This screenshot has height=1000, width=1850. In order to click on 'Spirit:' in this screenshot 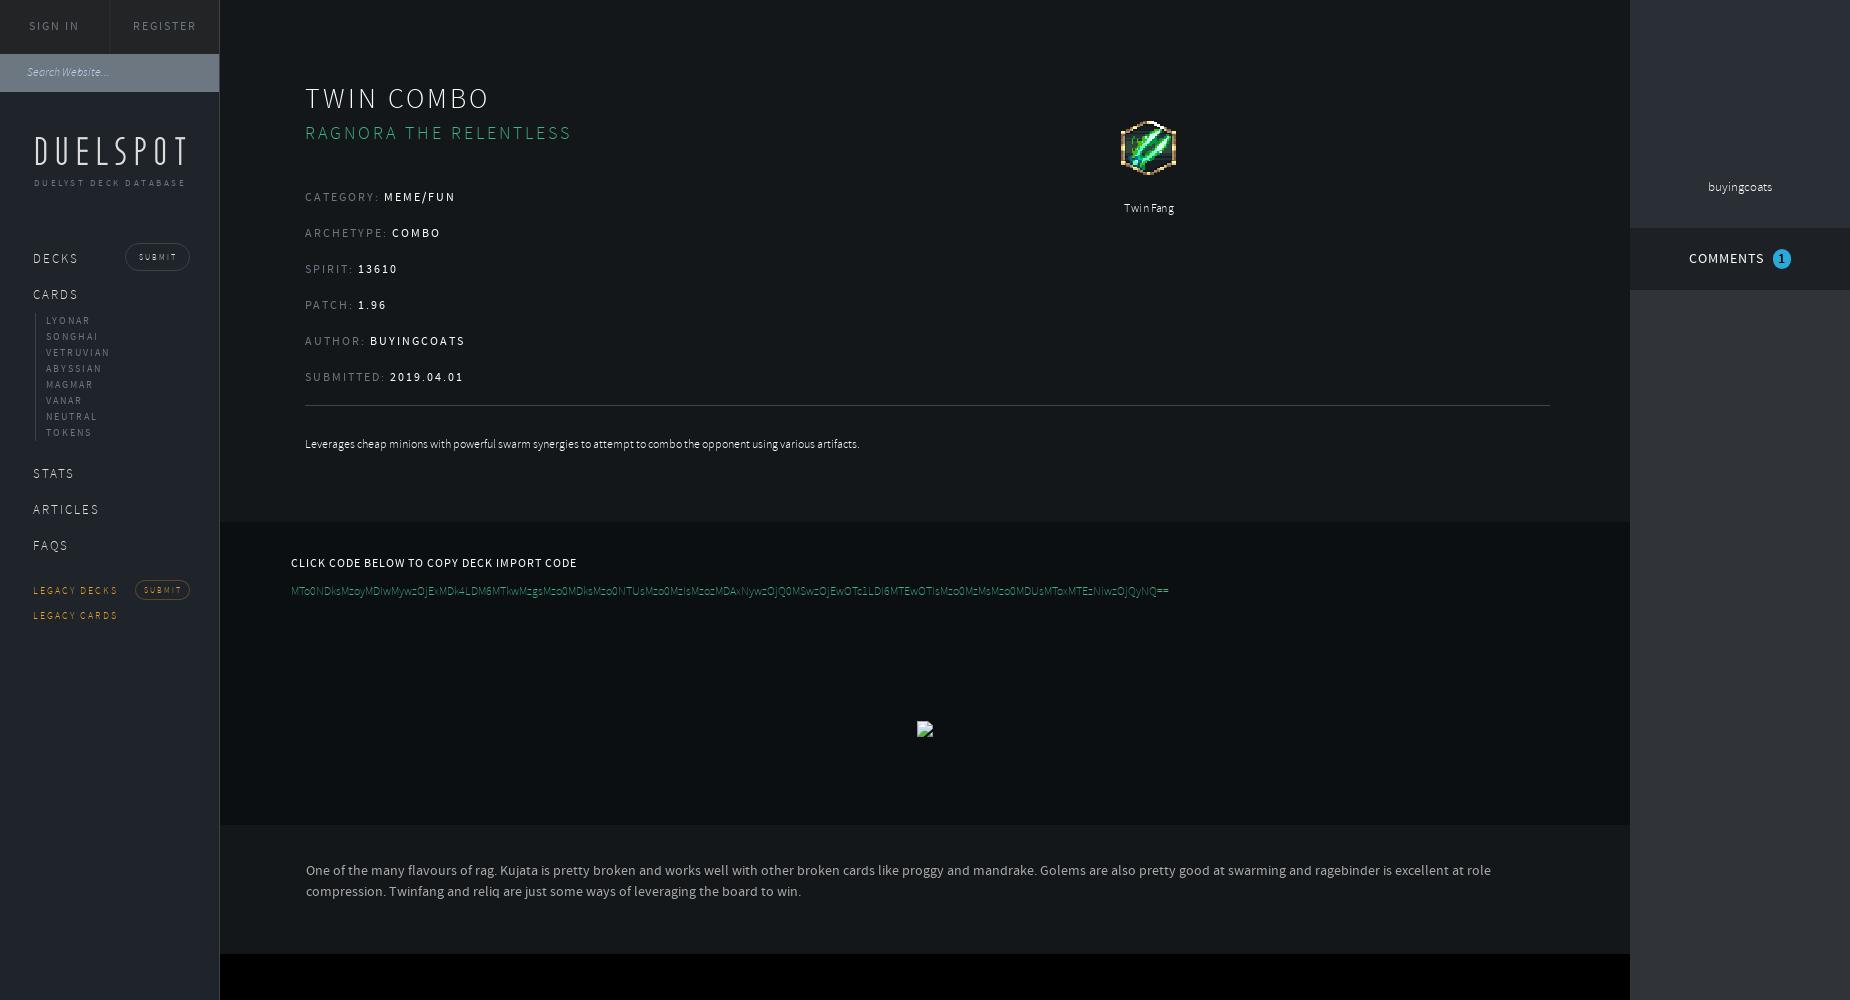, I will do `click(329, 269)`.